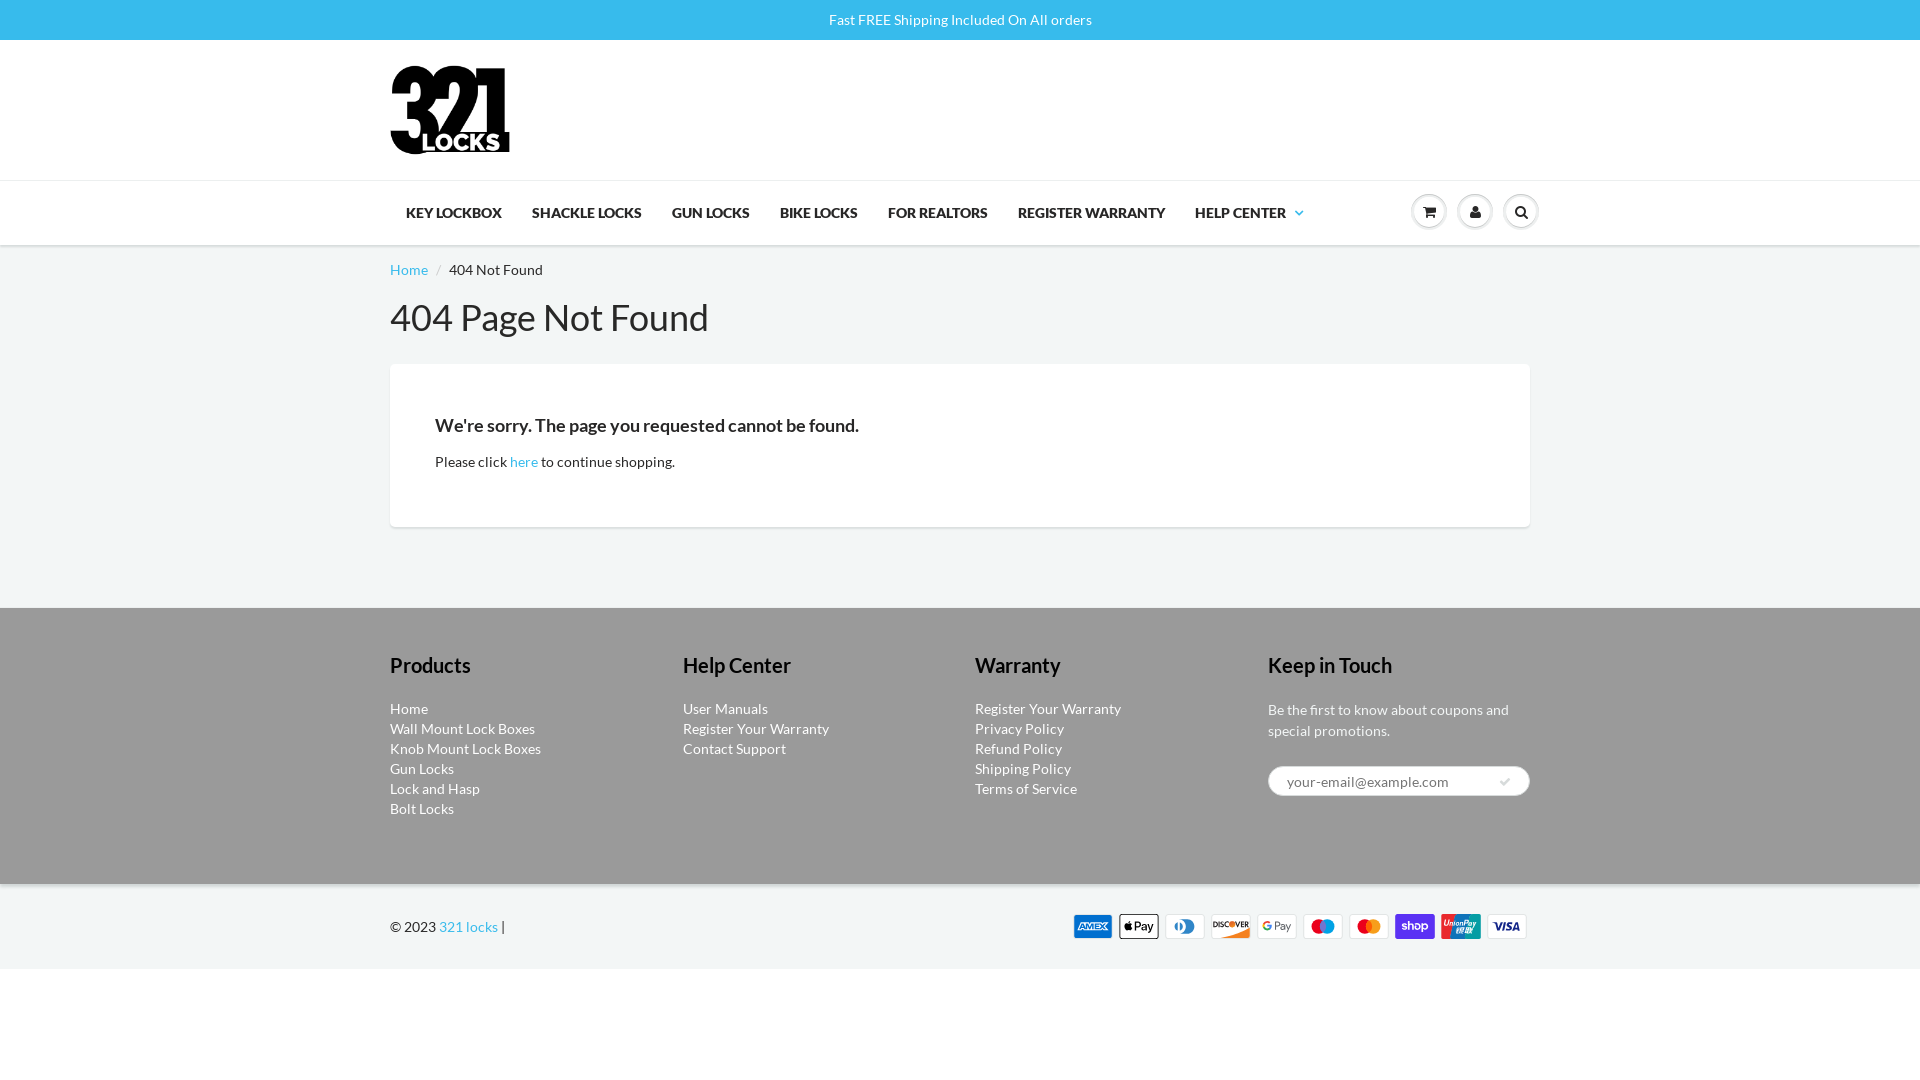 The width and height of the screenshot is (1920, 1080). What do you see at coordinates (1090, 212) in the screenshot?
I see `'REGISTER WARRANTY'` at bounding box center [1090, 212].